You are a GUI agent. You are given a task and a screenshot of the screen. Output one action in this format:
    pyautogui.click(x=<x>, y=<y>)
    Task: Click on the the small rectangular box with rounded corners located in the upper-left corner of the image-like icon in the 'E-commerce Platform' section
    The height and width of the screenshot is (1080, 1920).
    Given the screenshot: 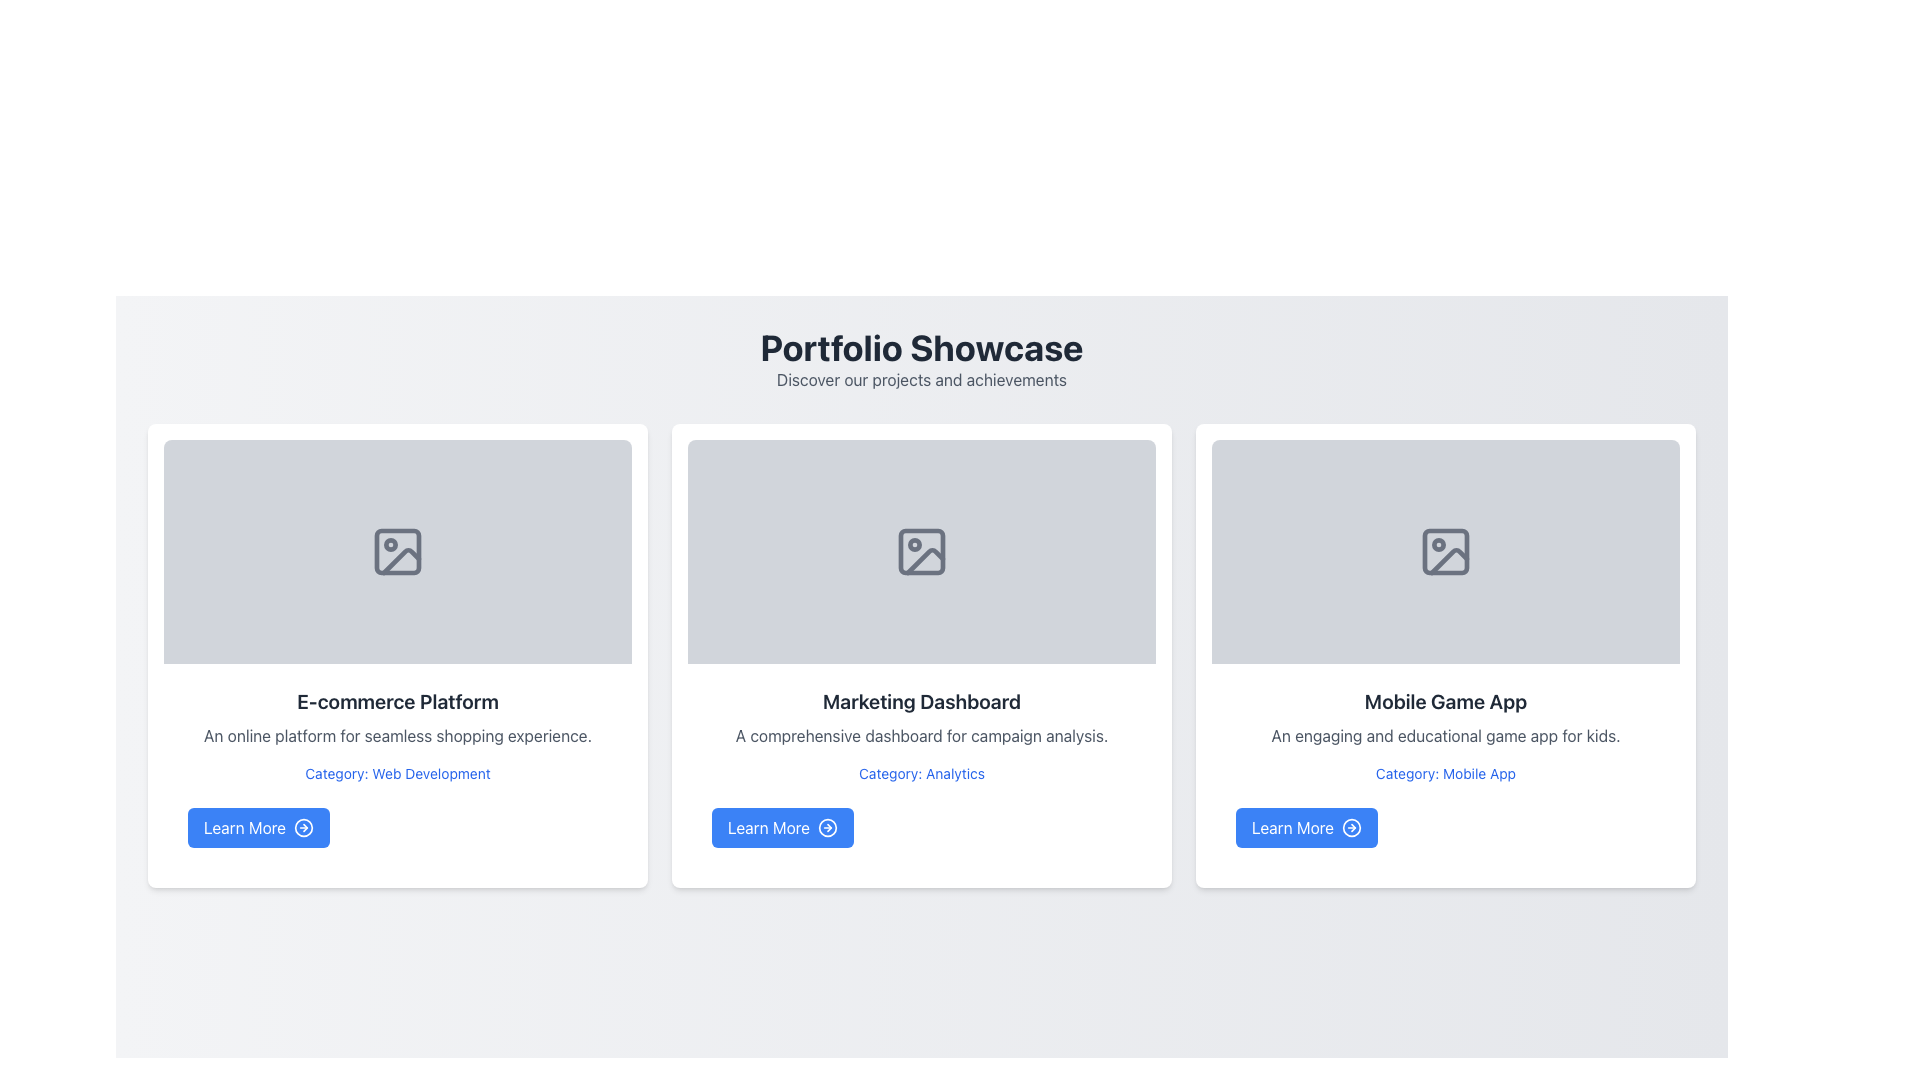 What is the action you would take?
    pyautogui.click(x=398, y=551)
    